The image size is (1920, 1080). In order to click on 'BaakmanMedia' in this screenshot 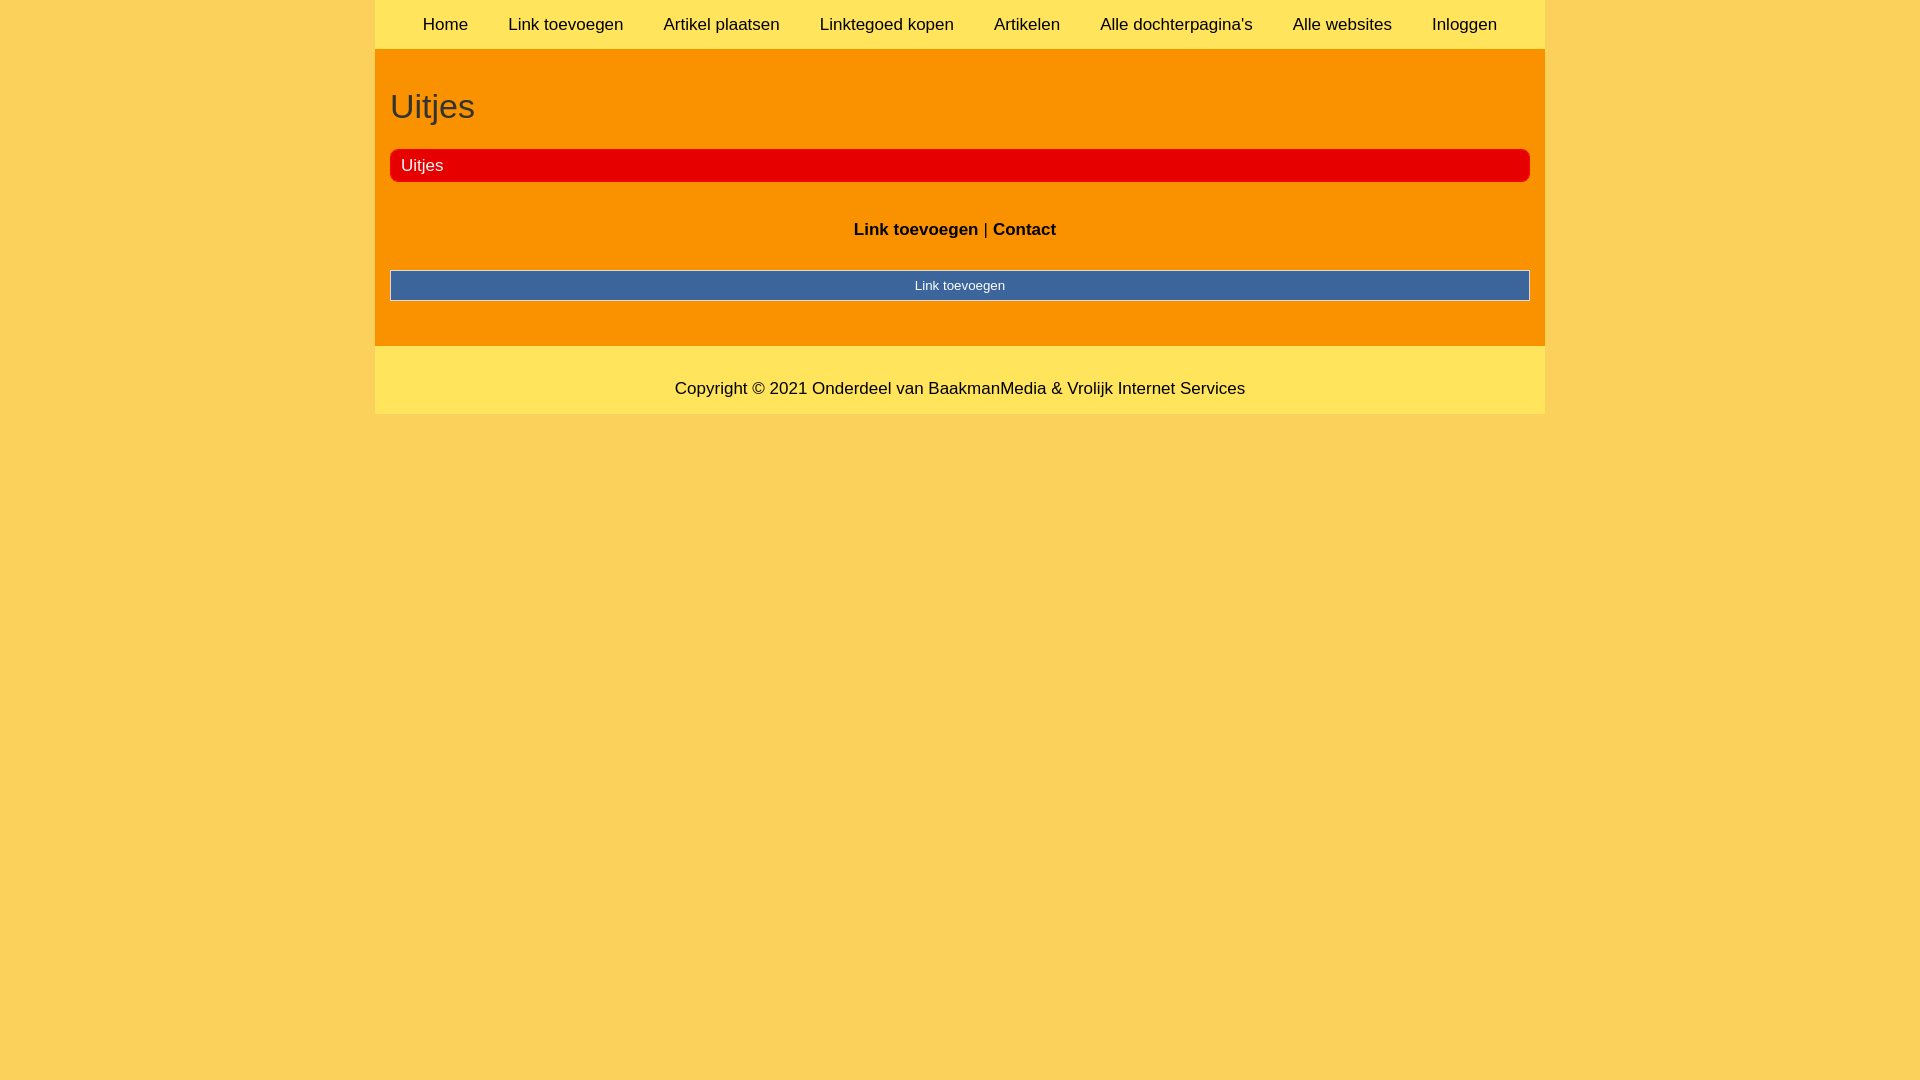, I will do `click(926, 388)`.